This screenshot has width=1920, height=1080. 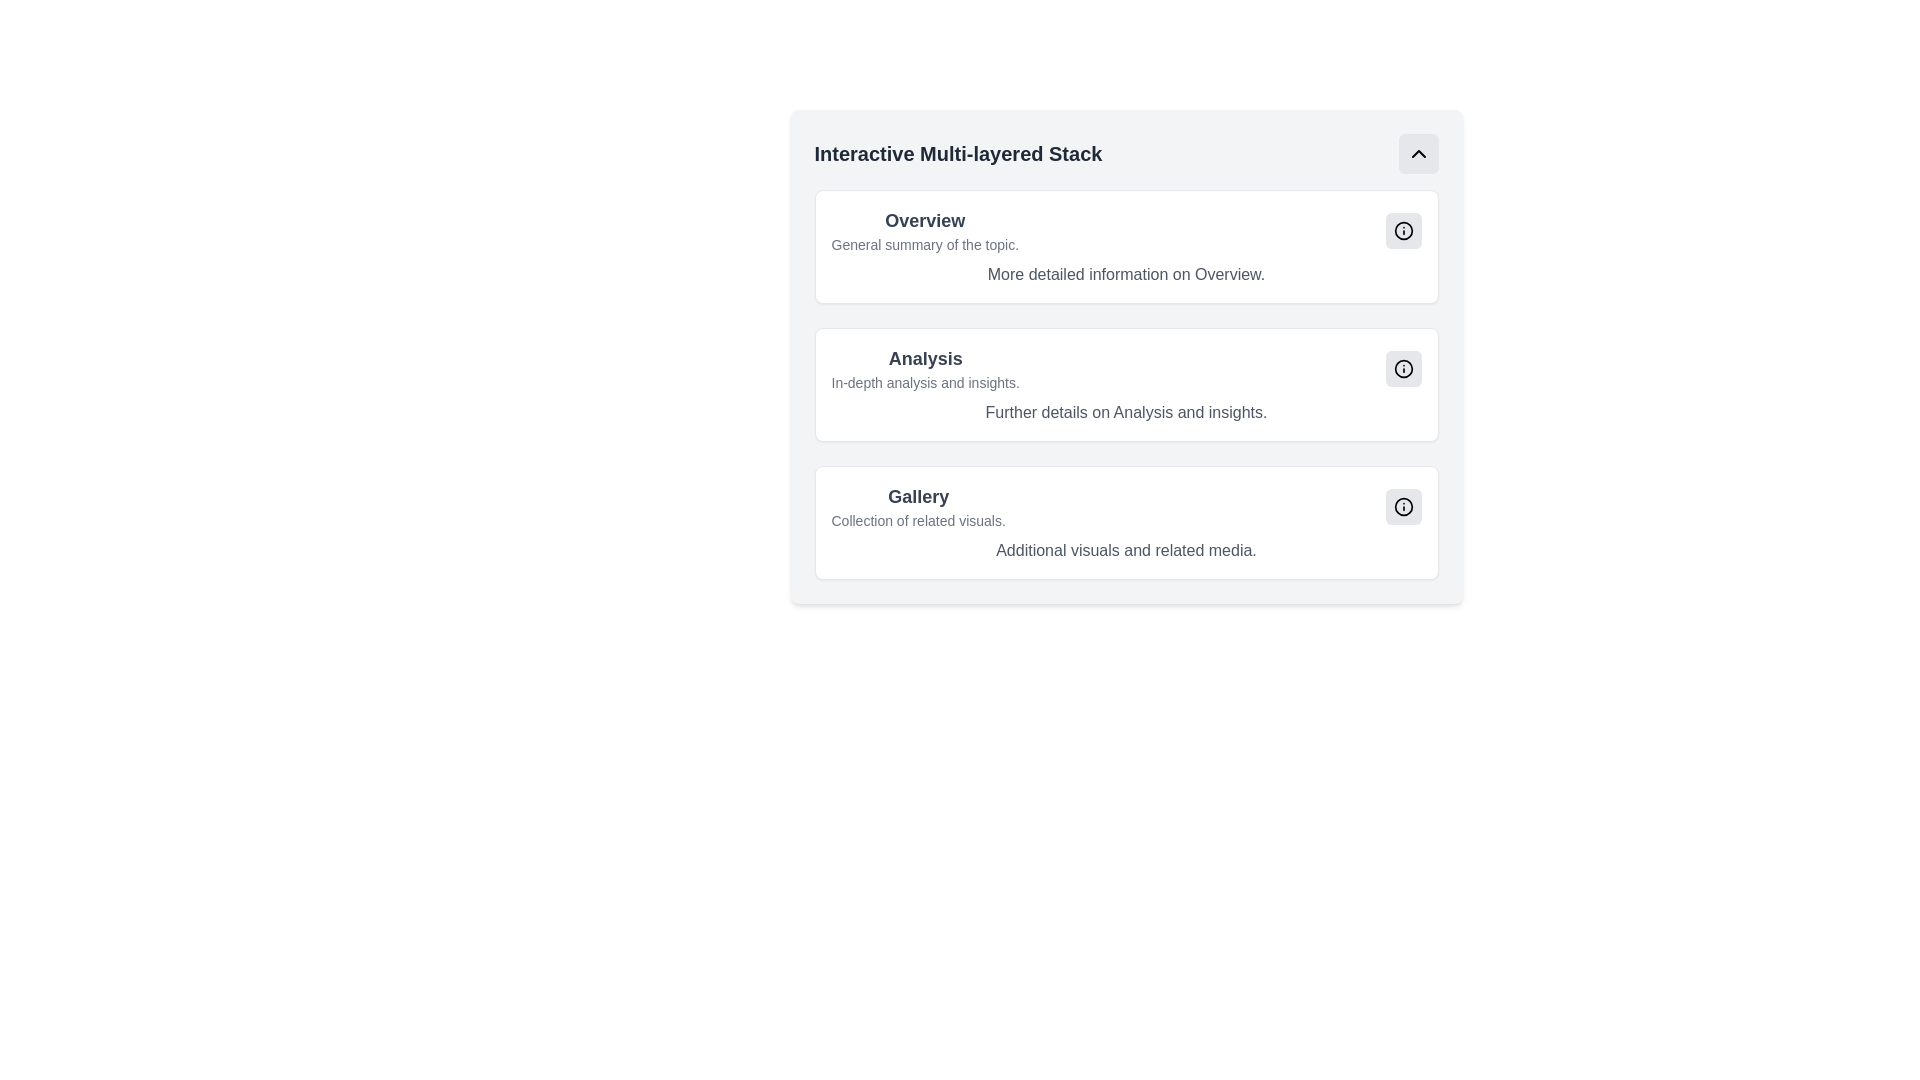 What do you see at coordinates (917, 505) in the screenshot?
I see `the descriptive text group containing the 'Gallery' title and subtitle, which is the third item in a vertically stacked group of labeled sections` at bounding box center [917, 505].